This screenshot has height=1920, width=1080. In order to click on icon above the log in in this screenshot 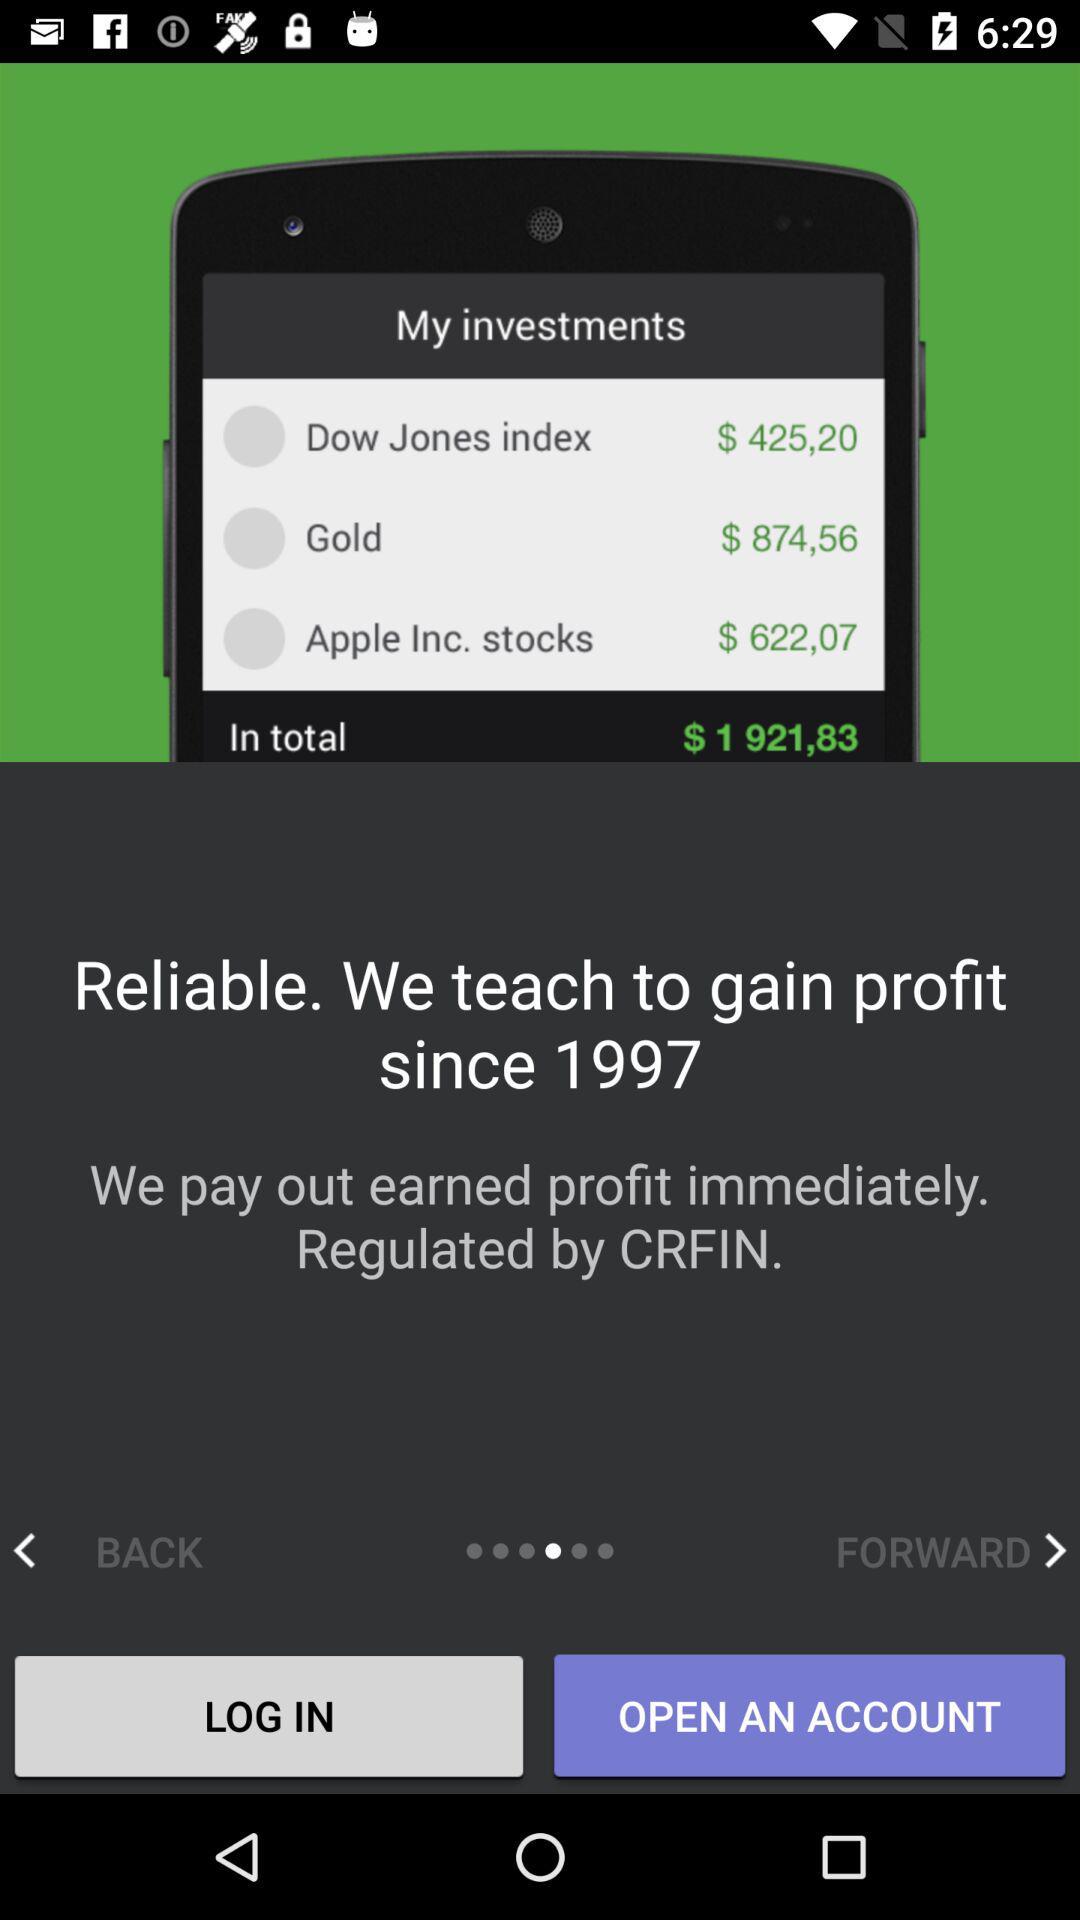, I will do `click(128, 1549)`.